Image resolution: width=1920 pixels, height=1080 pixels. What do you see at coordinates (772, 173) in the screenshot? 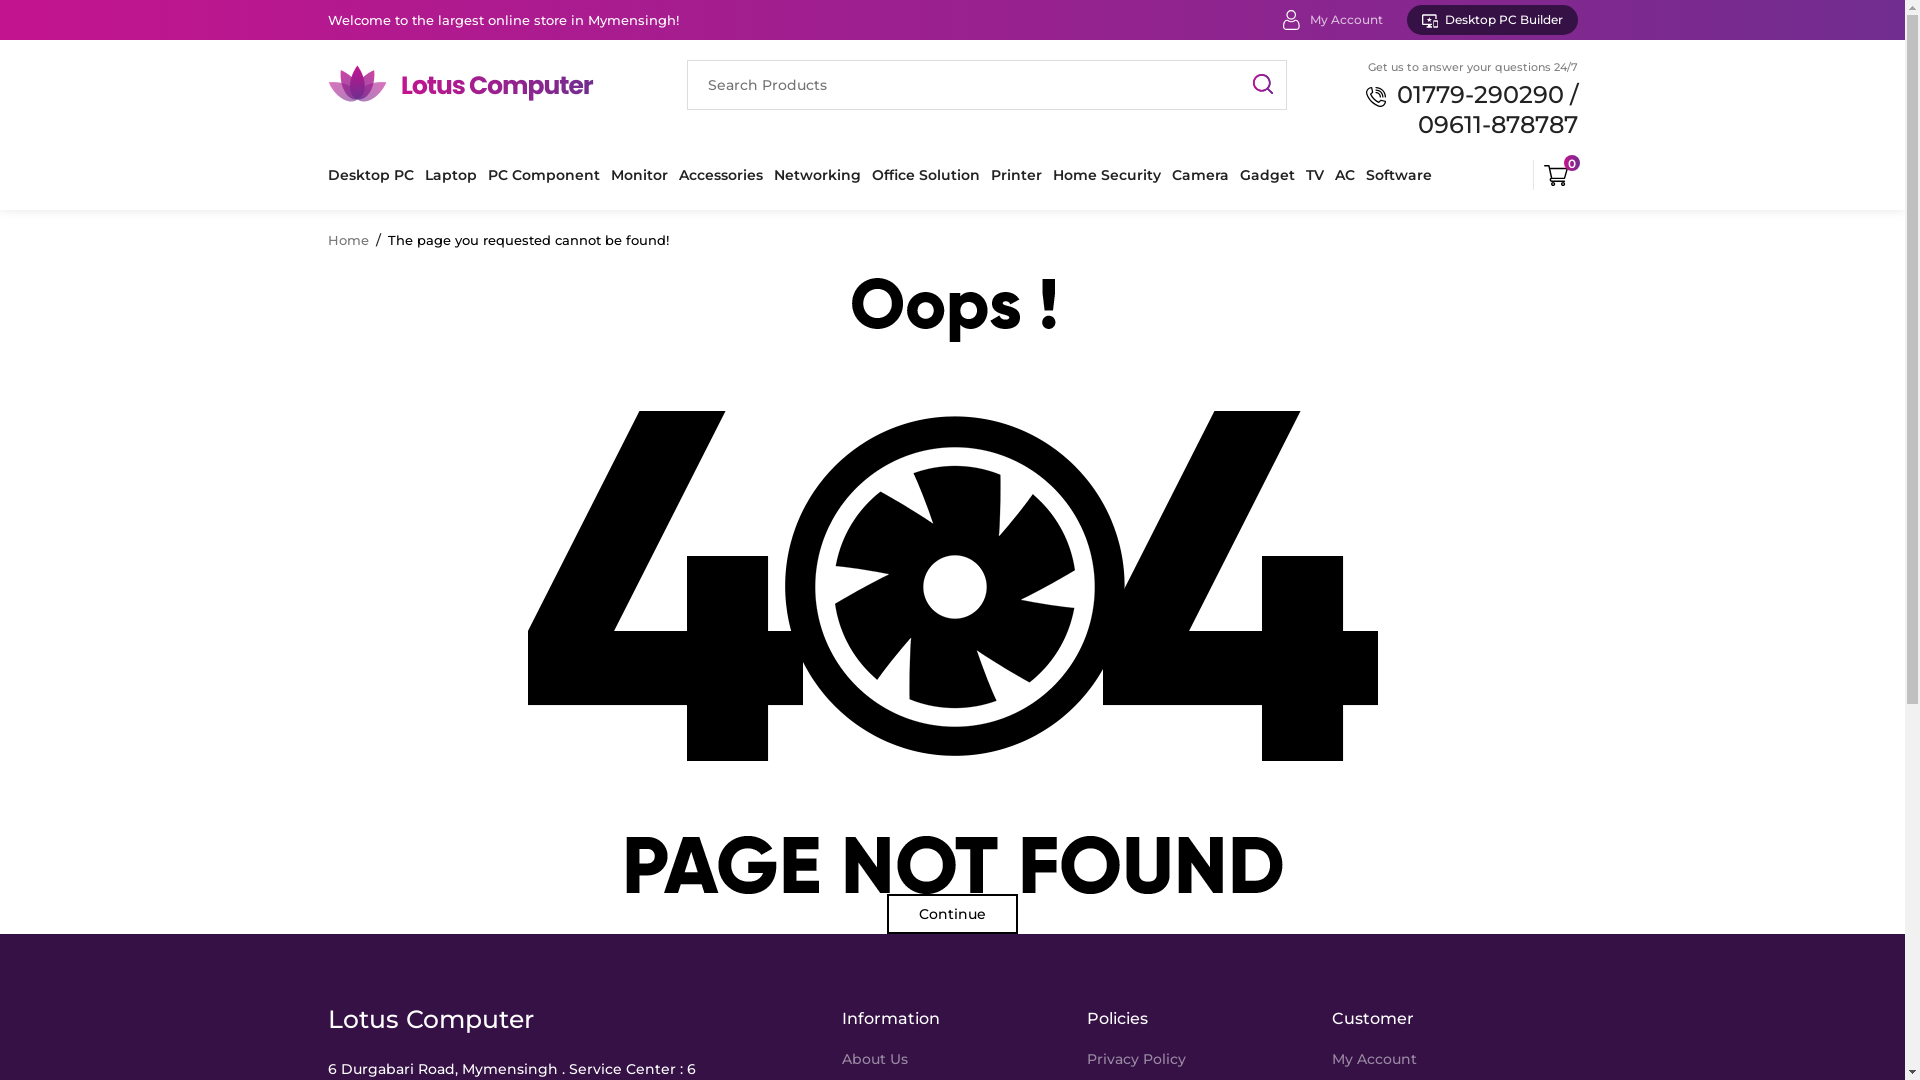
I see `'Networking'` at bounding box center [772, 173].